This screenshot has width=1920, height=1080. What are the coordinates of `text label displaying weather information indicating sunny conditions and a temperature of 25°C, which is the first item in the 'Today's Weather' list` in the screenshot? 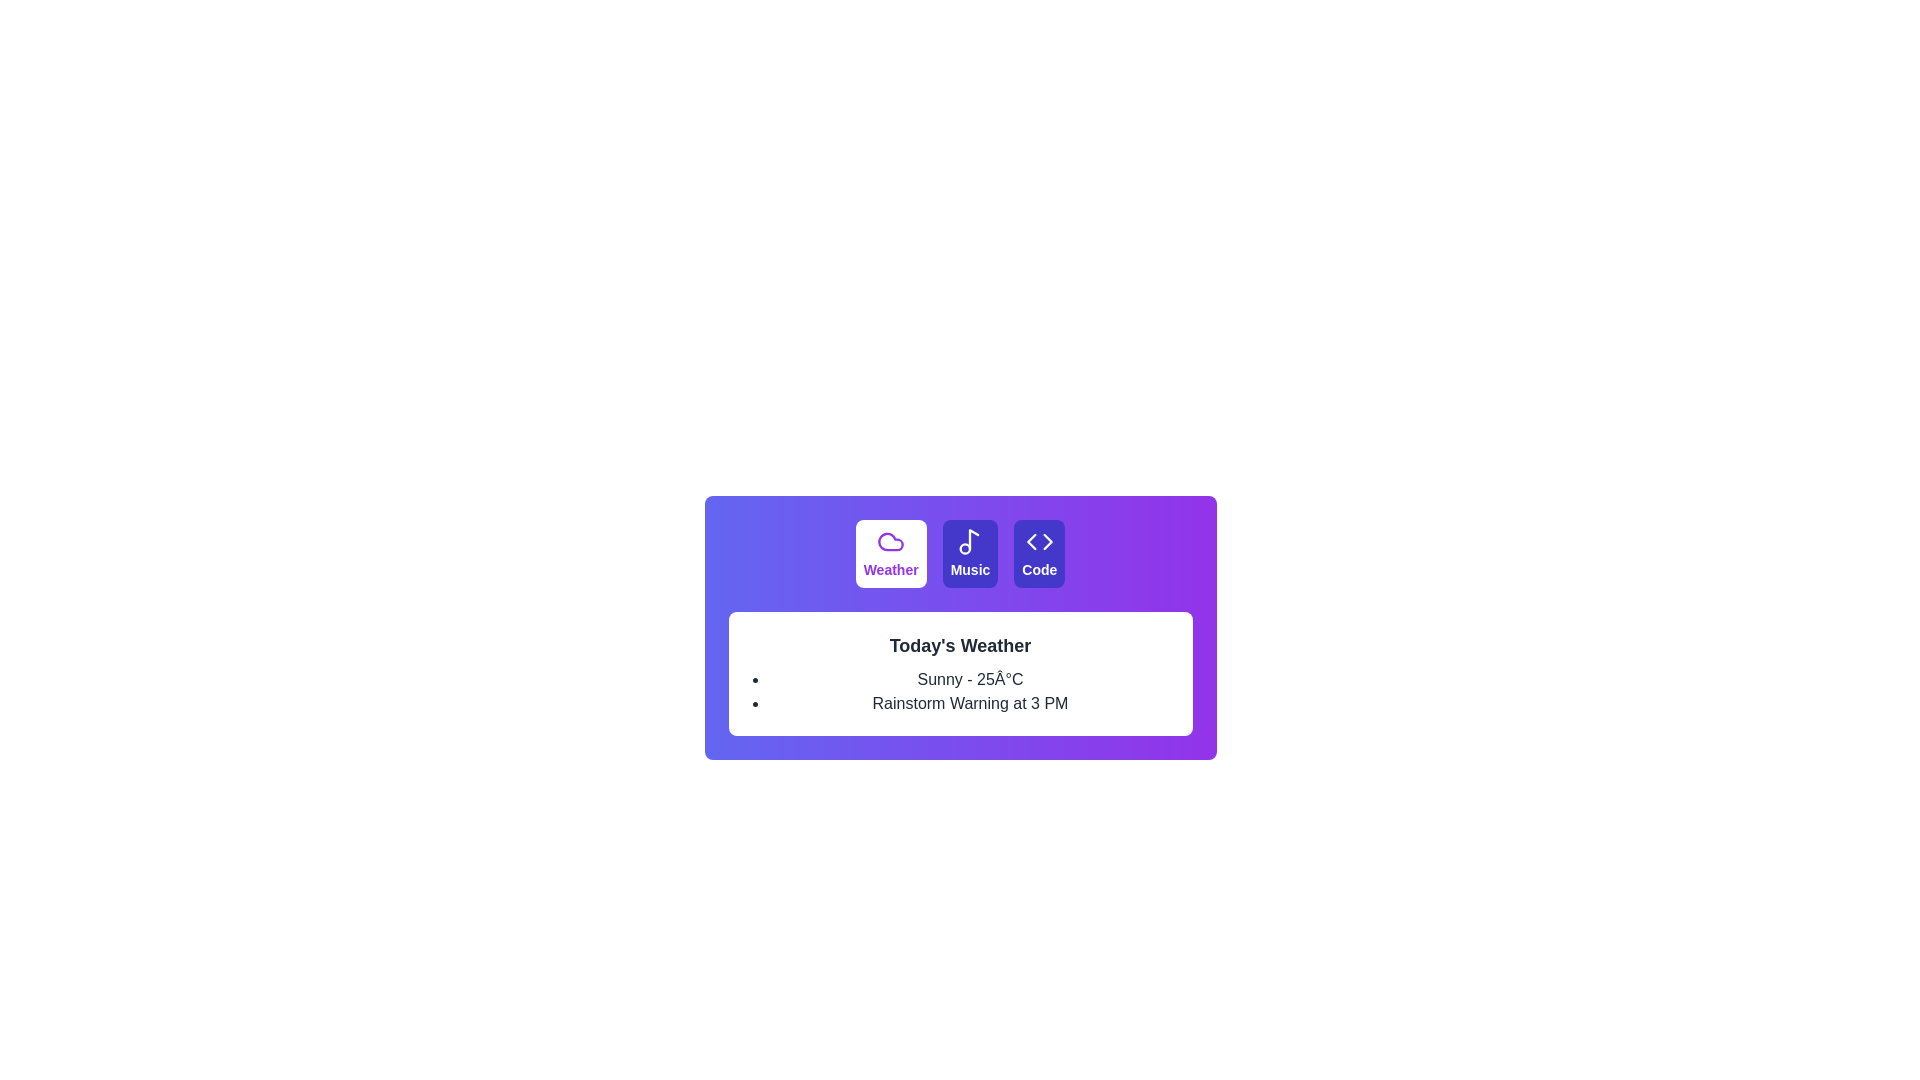 It's located at (970, 678).